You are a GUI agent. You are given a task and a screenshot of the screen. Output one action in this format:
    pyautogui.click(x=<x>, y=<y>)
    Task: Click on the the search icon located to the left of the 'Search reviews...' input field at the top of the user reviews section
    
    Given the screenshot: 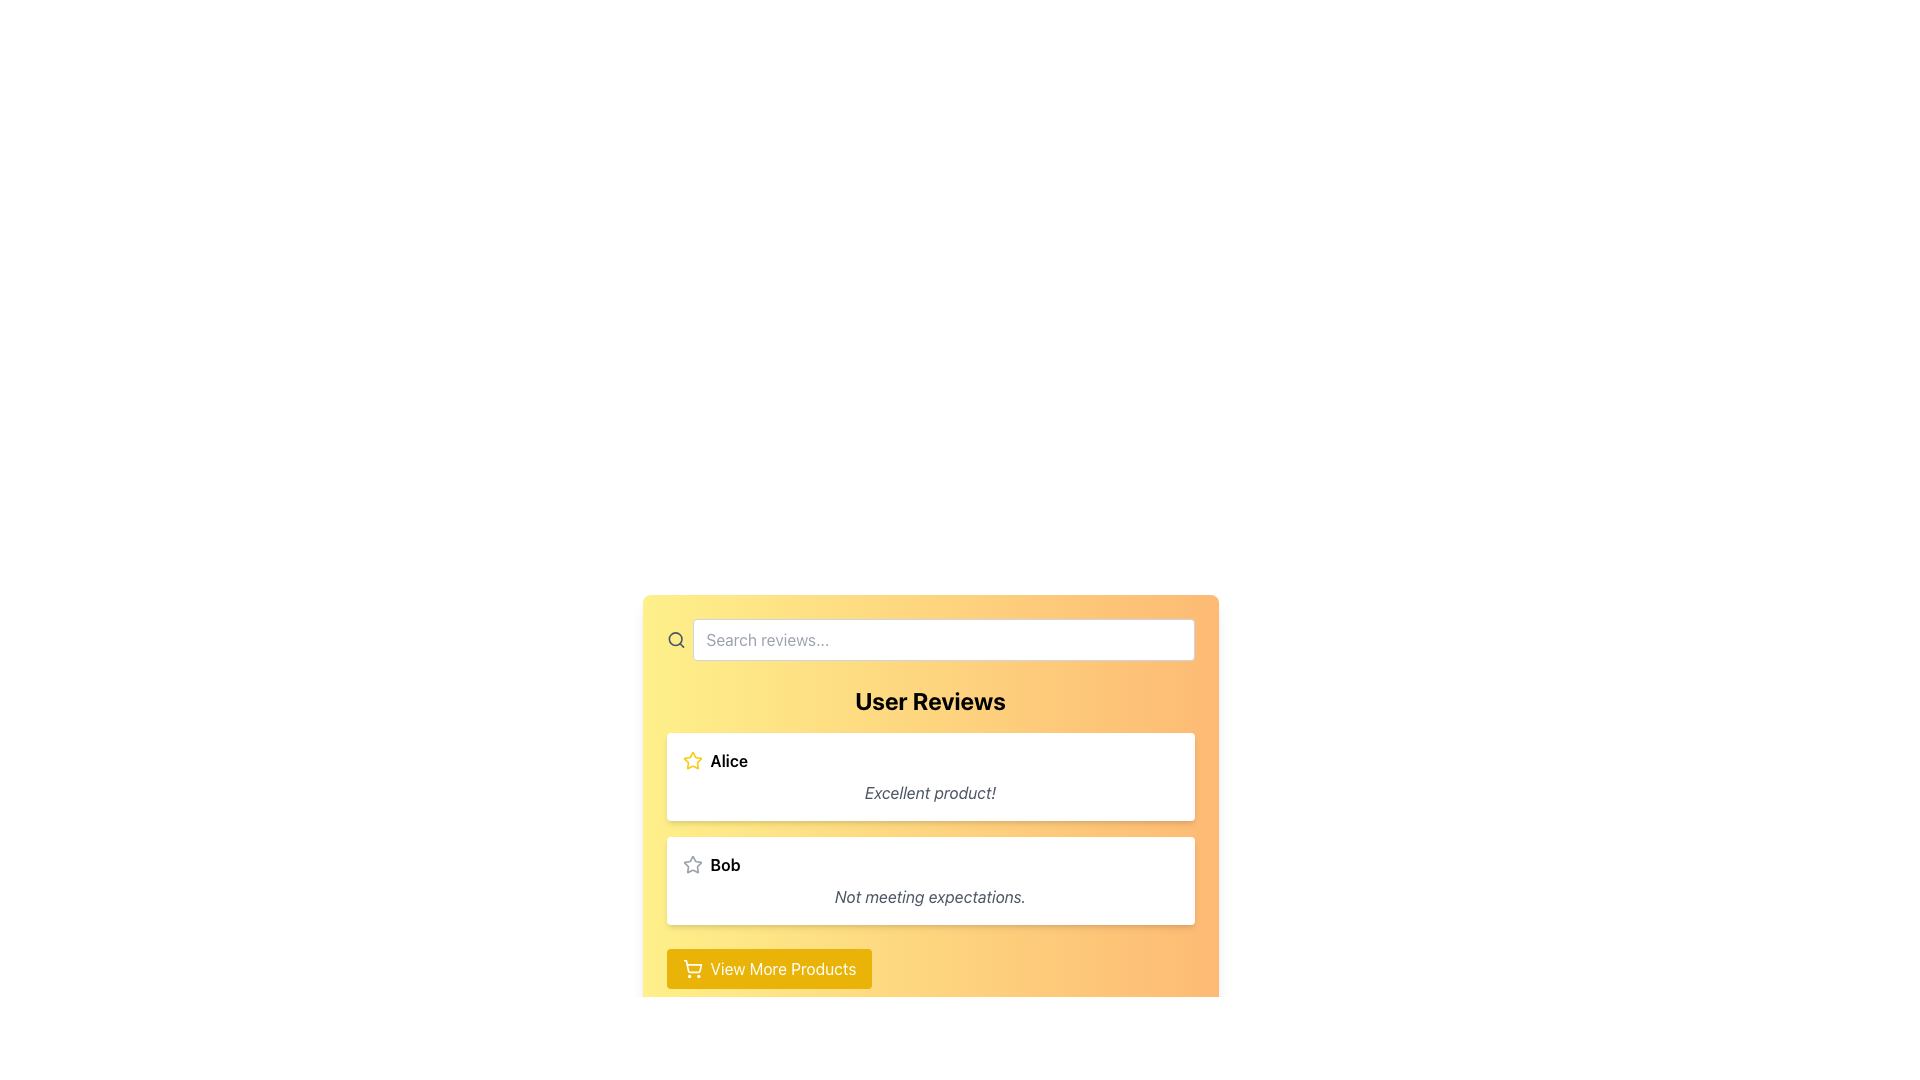 What is the action you would take?
    pyautogui.click(x=676, y=640)
    